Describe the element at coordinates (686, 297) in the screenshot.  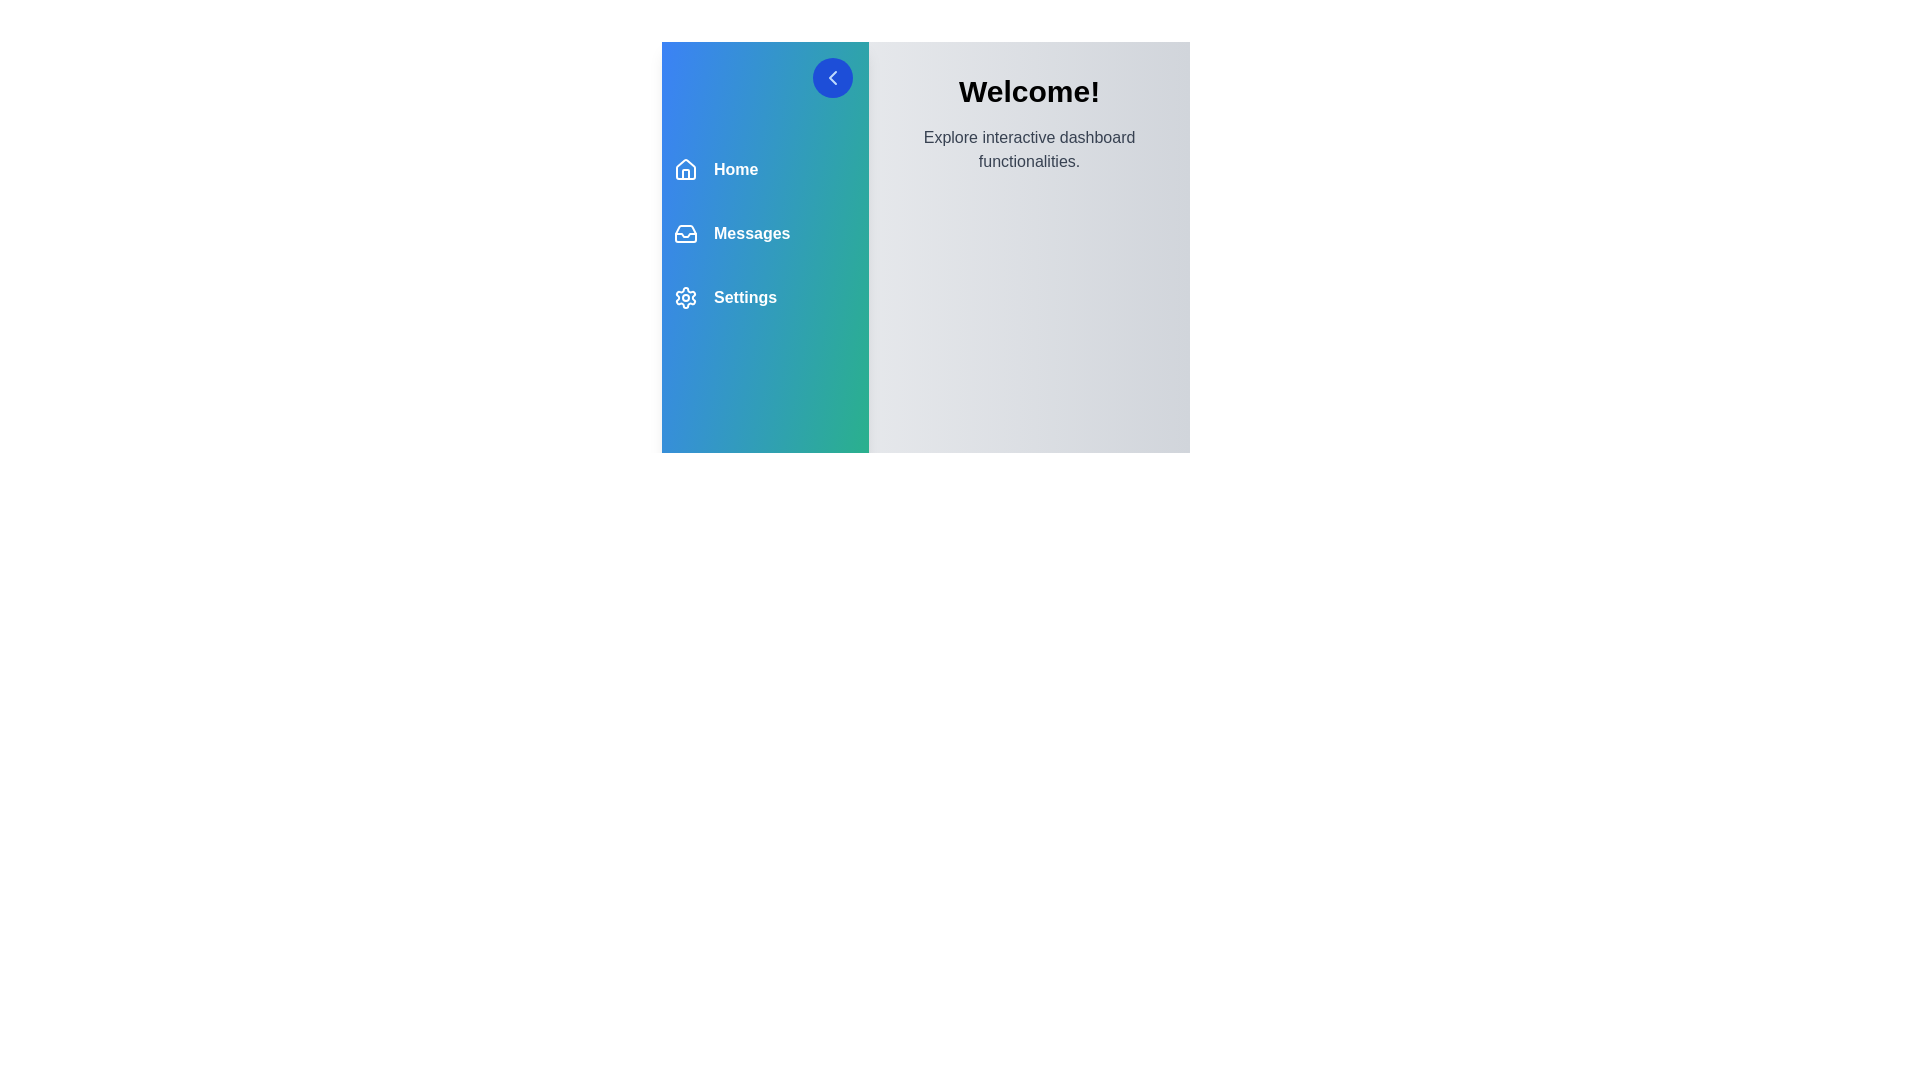
I see `the settings menu icon located in the left-hand navigation pane, positioned between 'Messages' and 'Settings'` at that location.